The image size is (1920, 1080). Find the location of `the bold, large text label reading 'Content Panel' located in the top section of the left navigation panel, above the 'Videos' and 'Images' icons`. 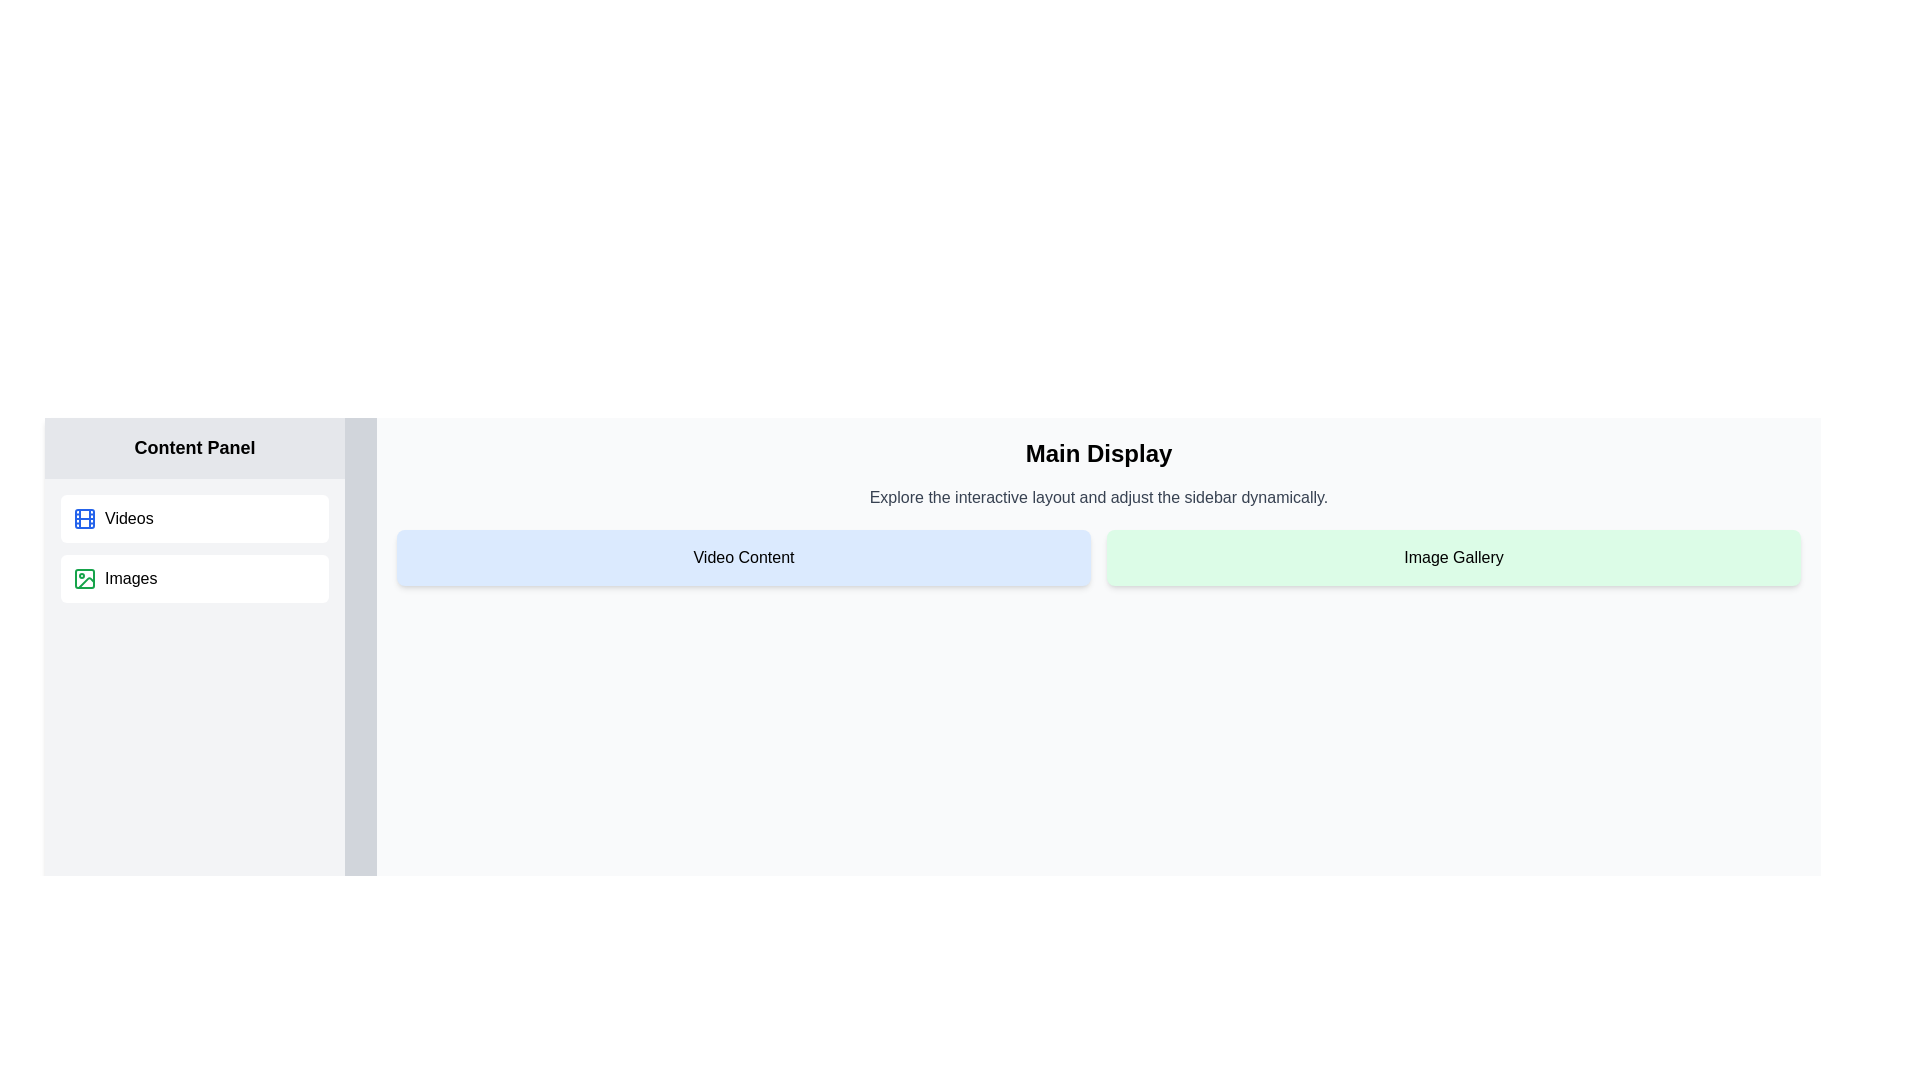

the bold, large text label reading 'Content Panel' located in the top section of the left navigation panel, above the 'Videos' and 'Images' icons is located at coordinates (195, 446).